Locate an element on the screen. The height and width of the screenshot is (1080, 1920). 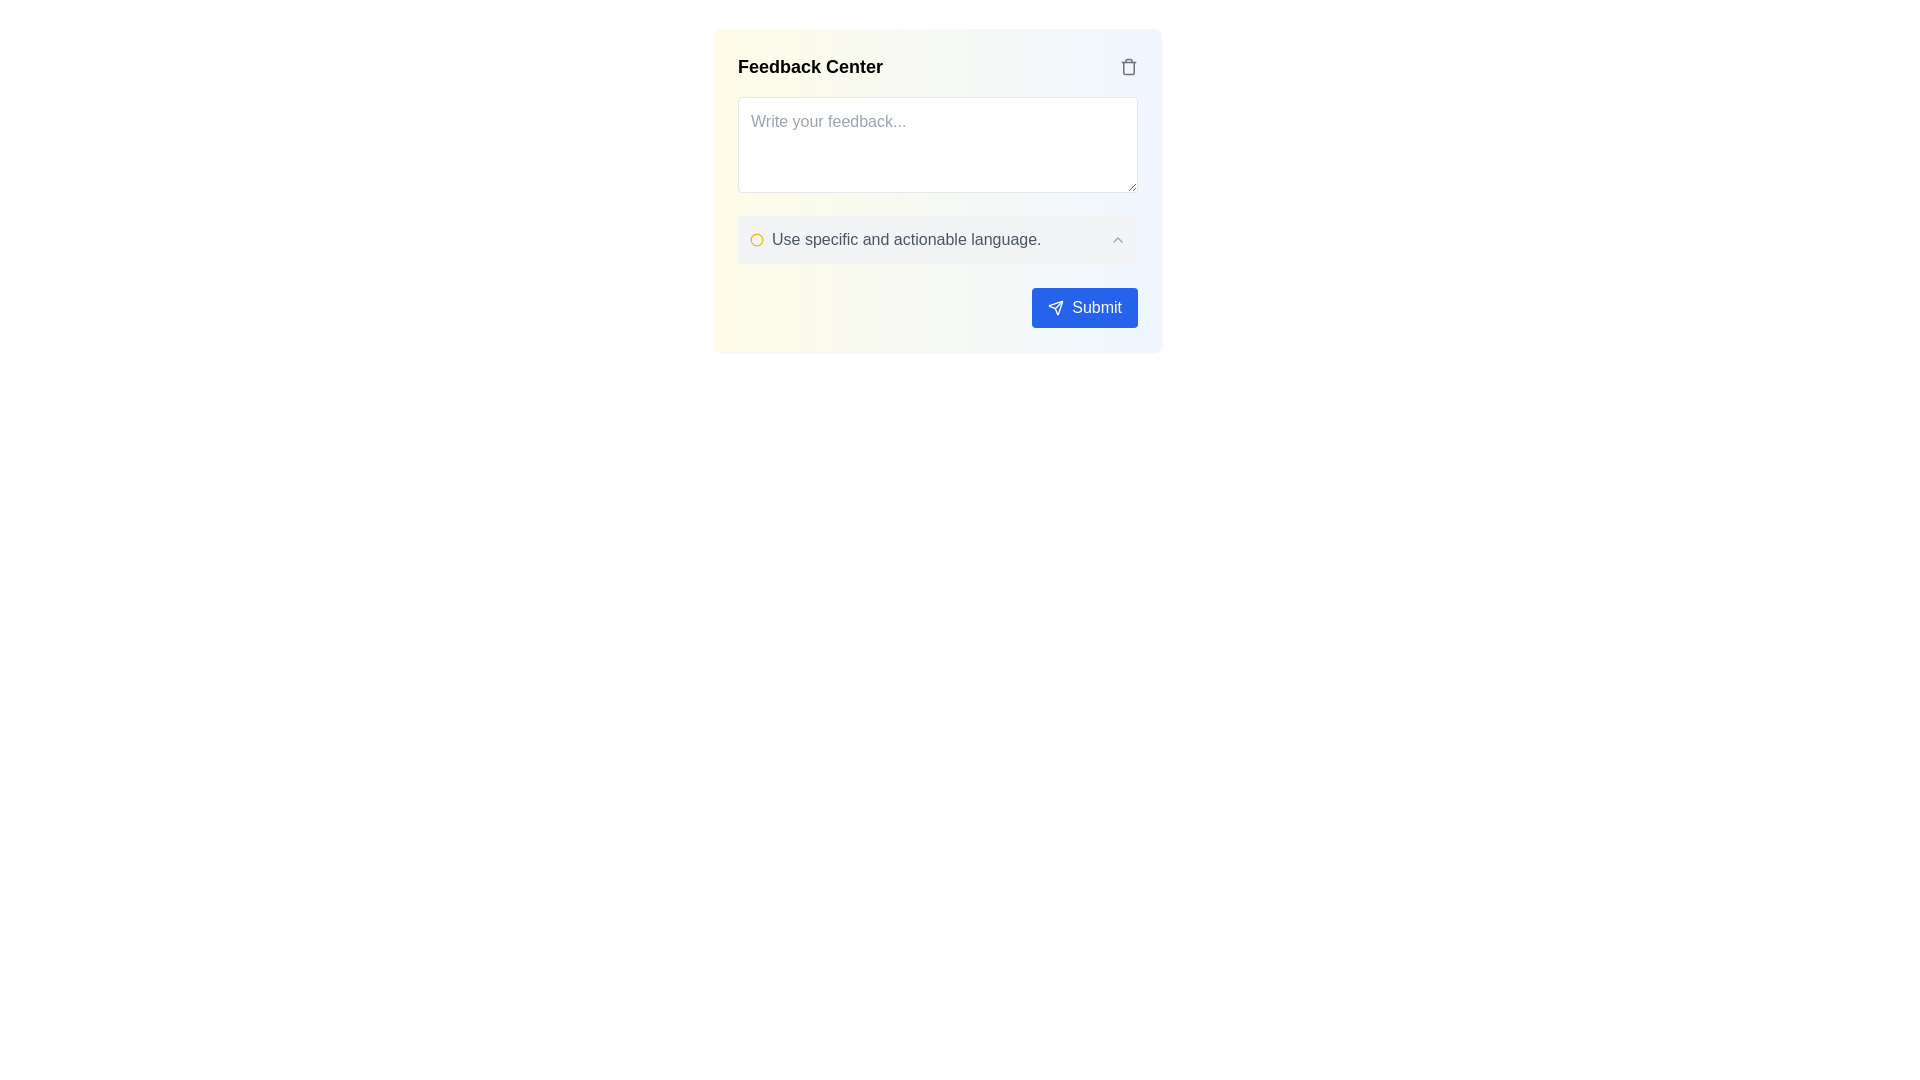
the small upward-pointing chevron icon button located at the far right of the row containing the text 'Use specific and actionable language.' is located at coordinates (1117, 238).